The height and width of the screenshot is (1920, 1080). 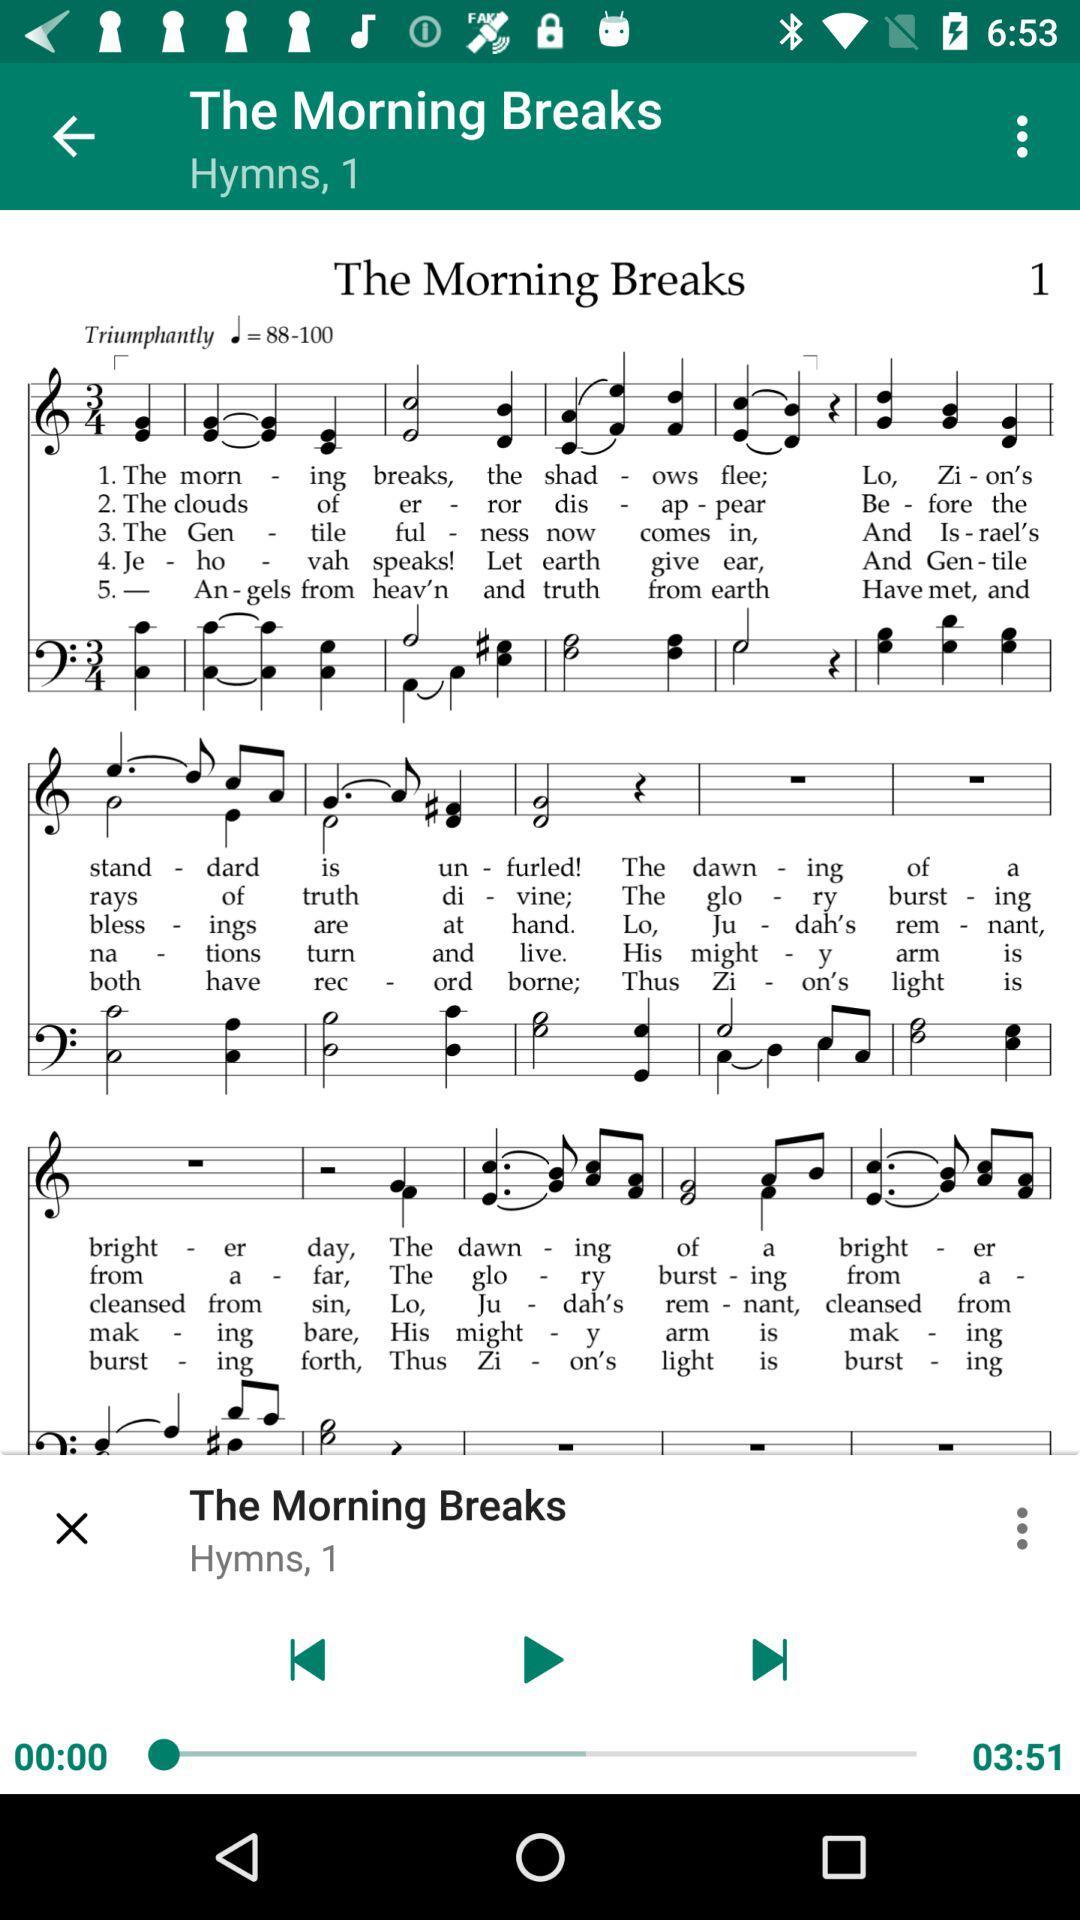 What do you see at coordinates (72, 1527) in the screenshot?
I see `the current song` at bounding box center [72, 1527].